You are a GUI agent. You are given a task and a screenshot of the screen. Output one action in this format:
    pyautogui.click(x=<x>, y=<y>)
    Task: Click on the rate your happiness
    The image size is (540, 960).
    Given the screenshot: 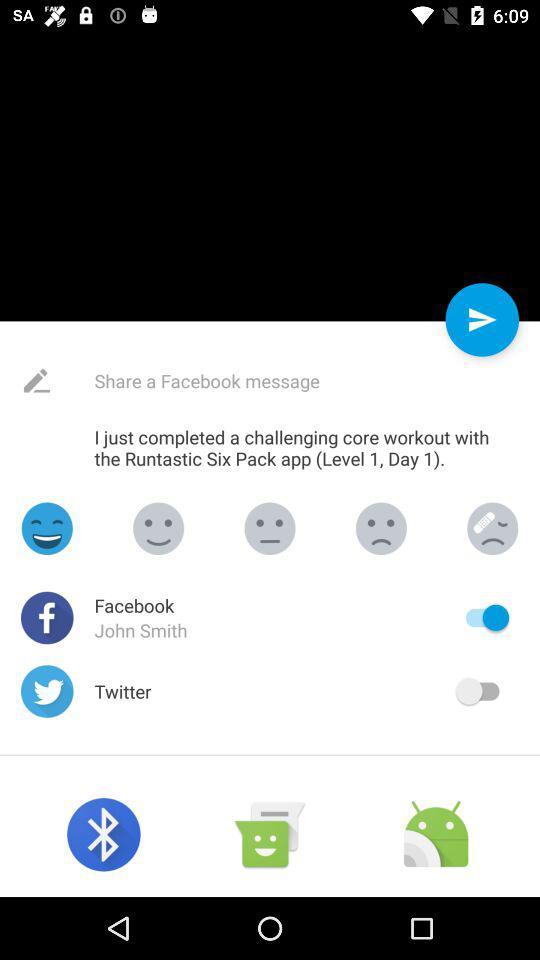 What is the action you would take?
    pyautogui.click(x=381, y=527)
    